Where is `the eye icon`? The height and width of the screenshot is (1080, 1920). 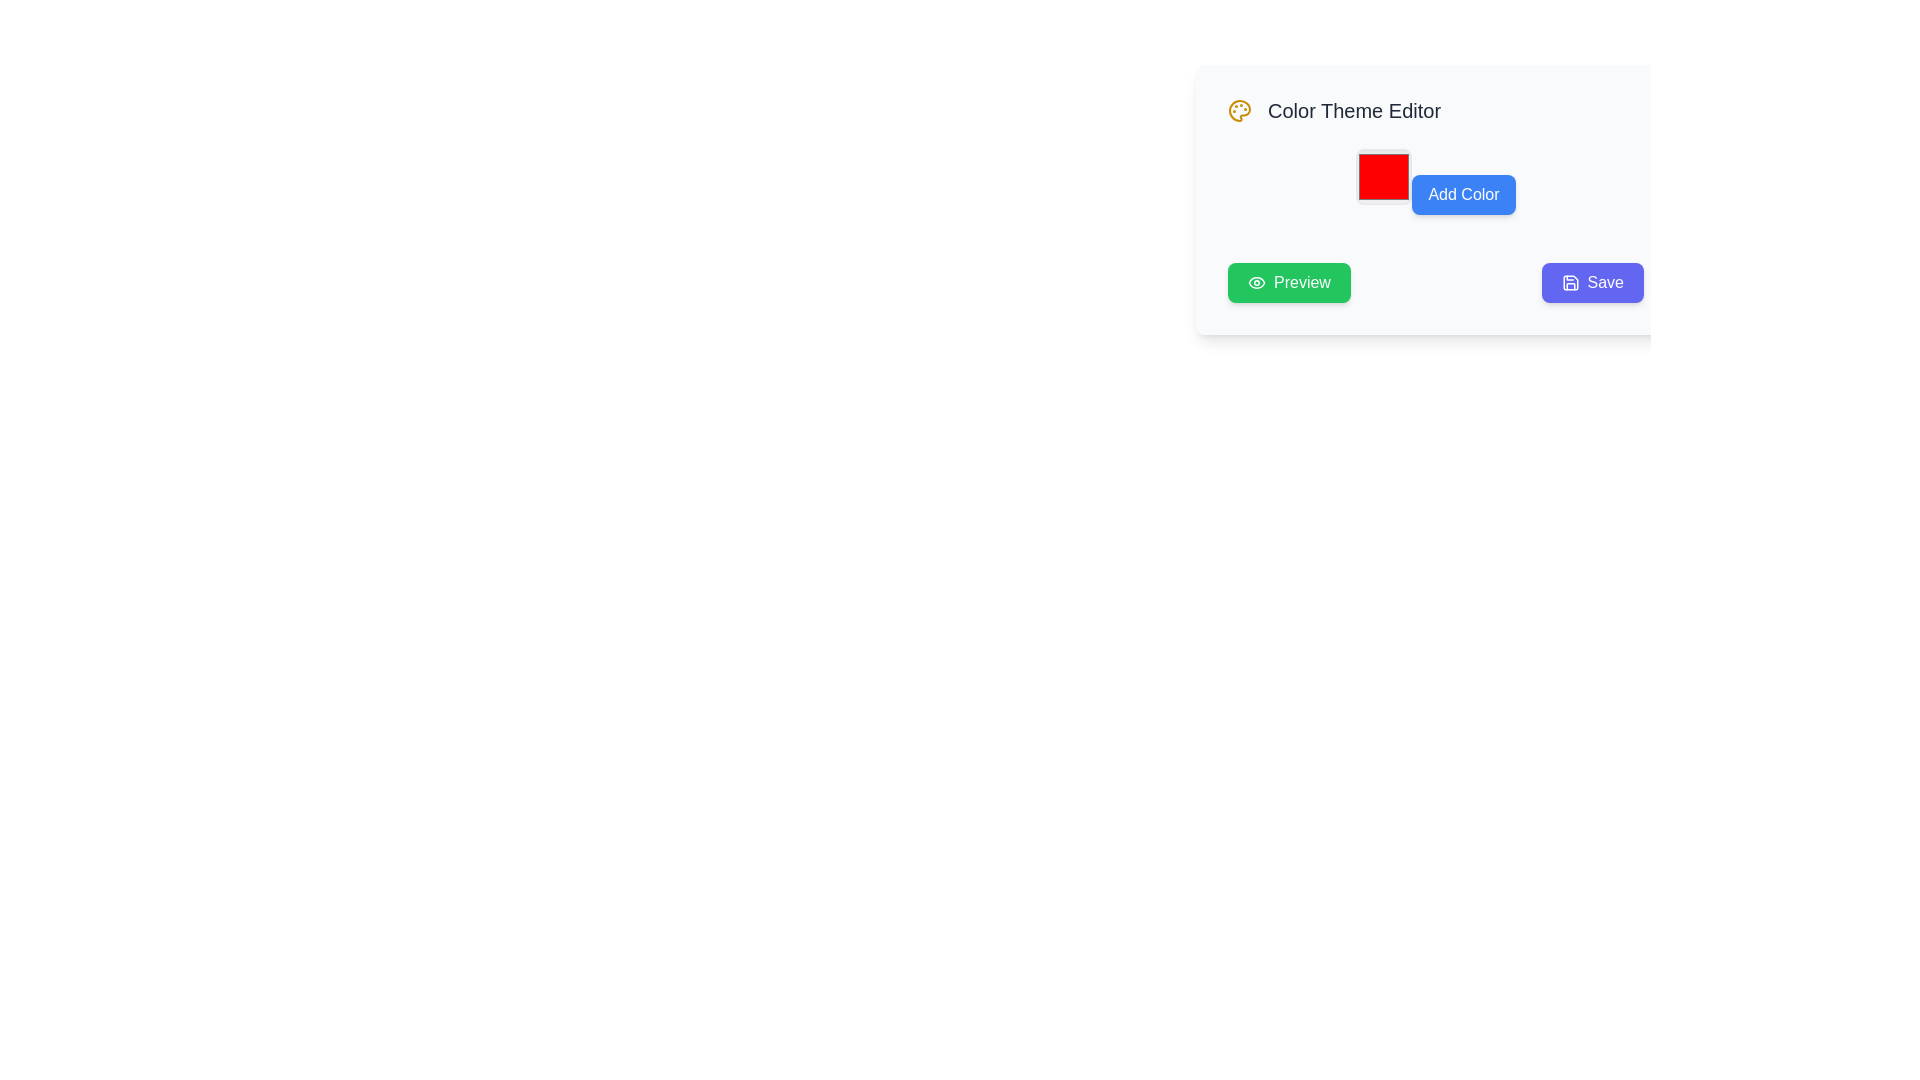
the eye icon is located at coordinates (1256, 282).